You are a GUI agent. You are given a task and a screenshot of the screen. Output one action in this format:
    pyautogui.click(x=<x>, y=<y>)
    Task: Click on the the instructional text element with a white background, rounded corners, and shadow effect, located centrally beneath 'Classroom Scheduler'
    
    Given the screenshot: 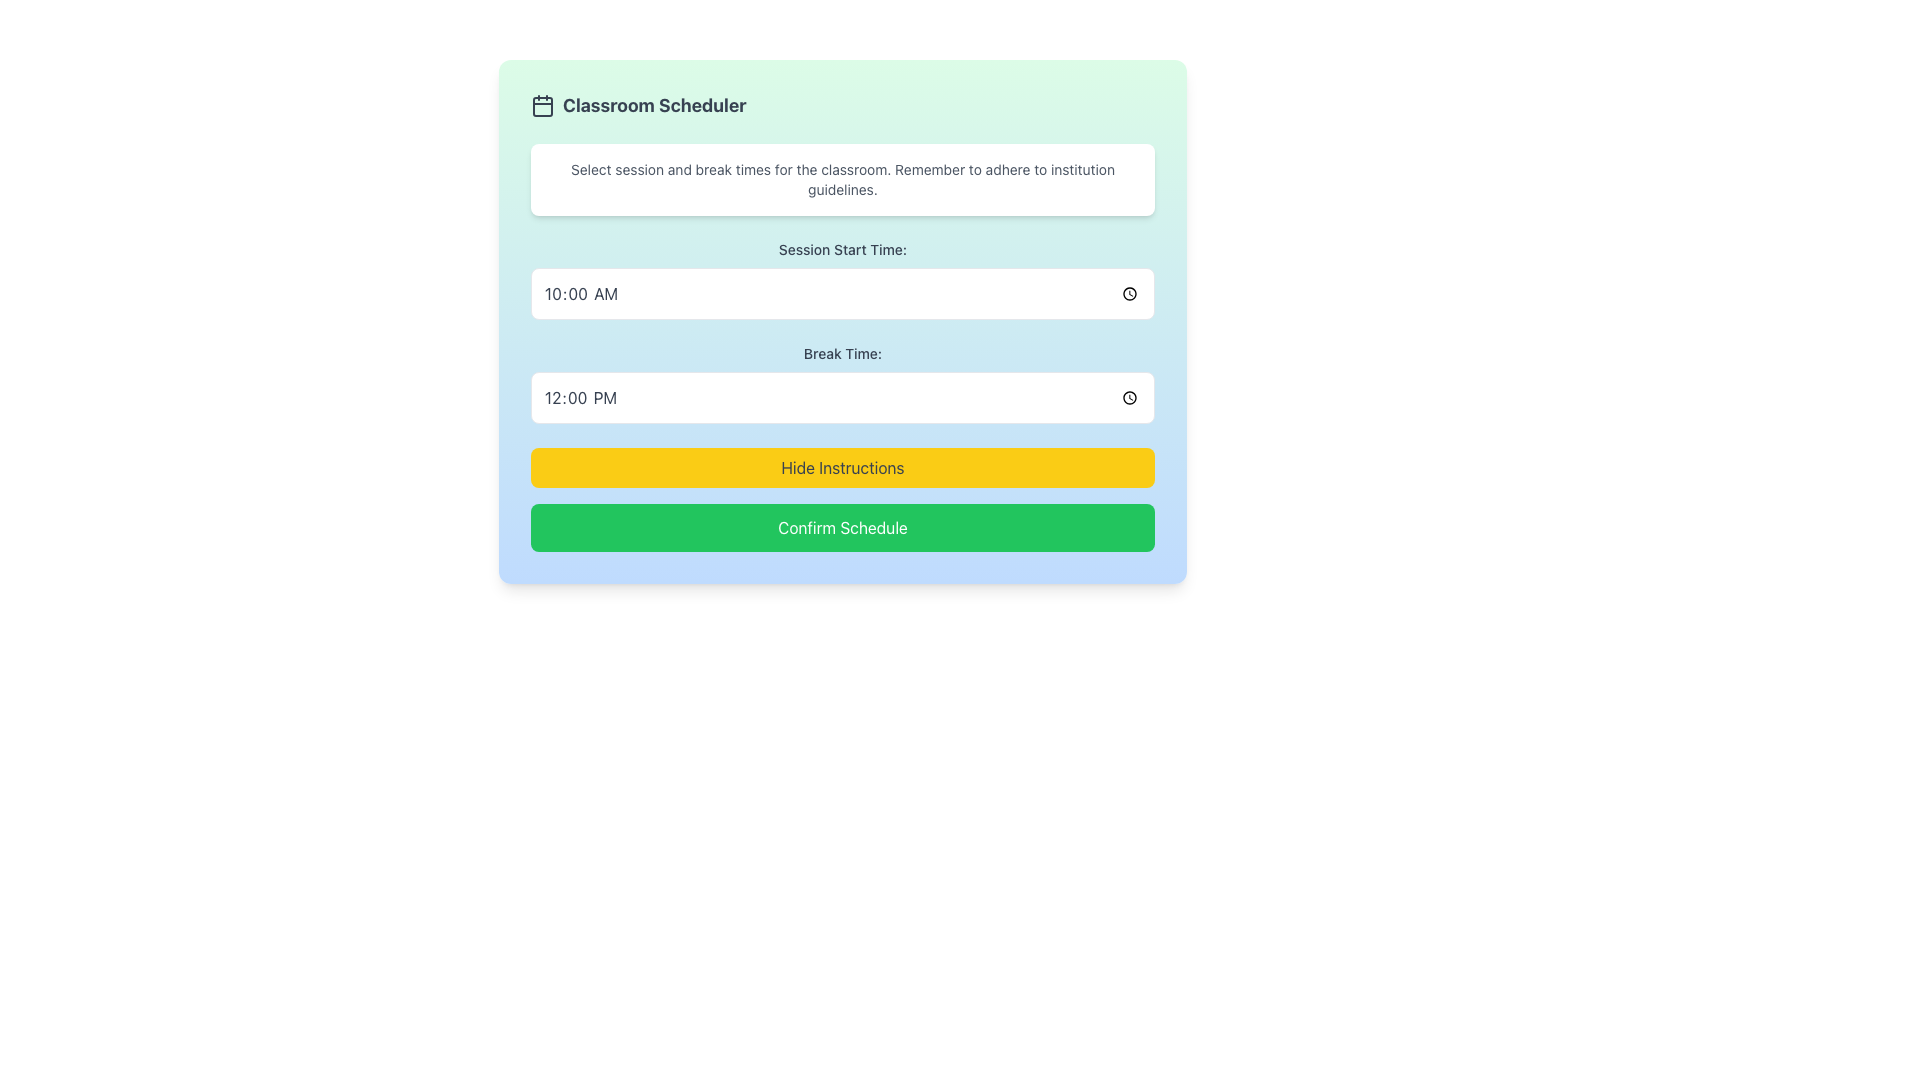 What is the action you would take?
    pyautogui.click(x=843, y=180)
    